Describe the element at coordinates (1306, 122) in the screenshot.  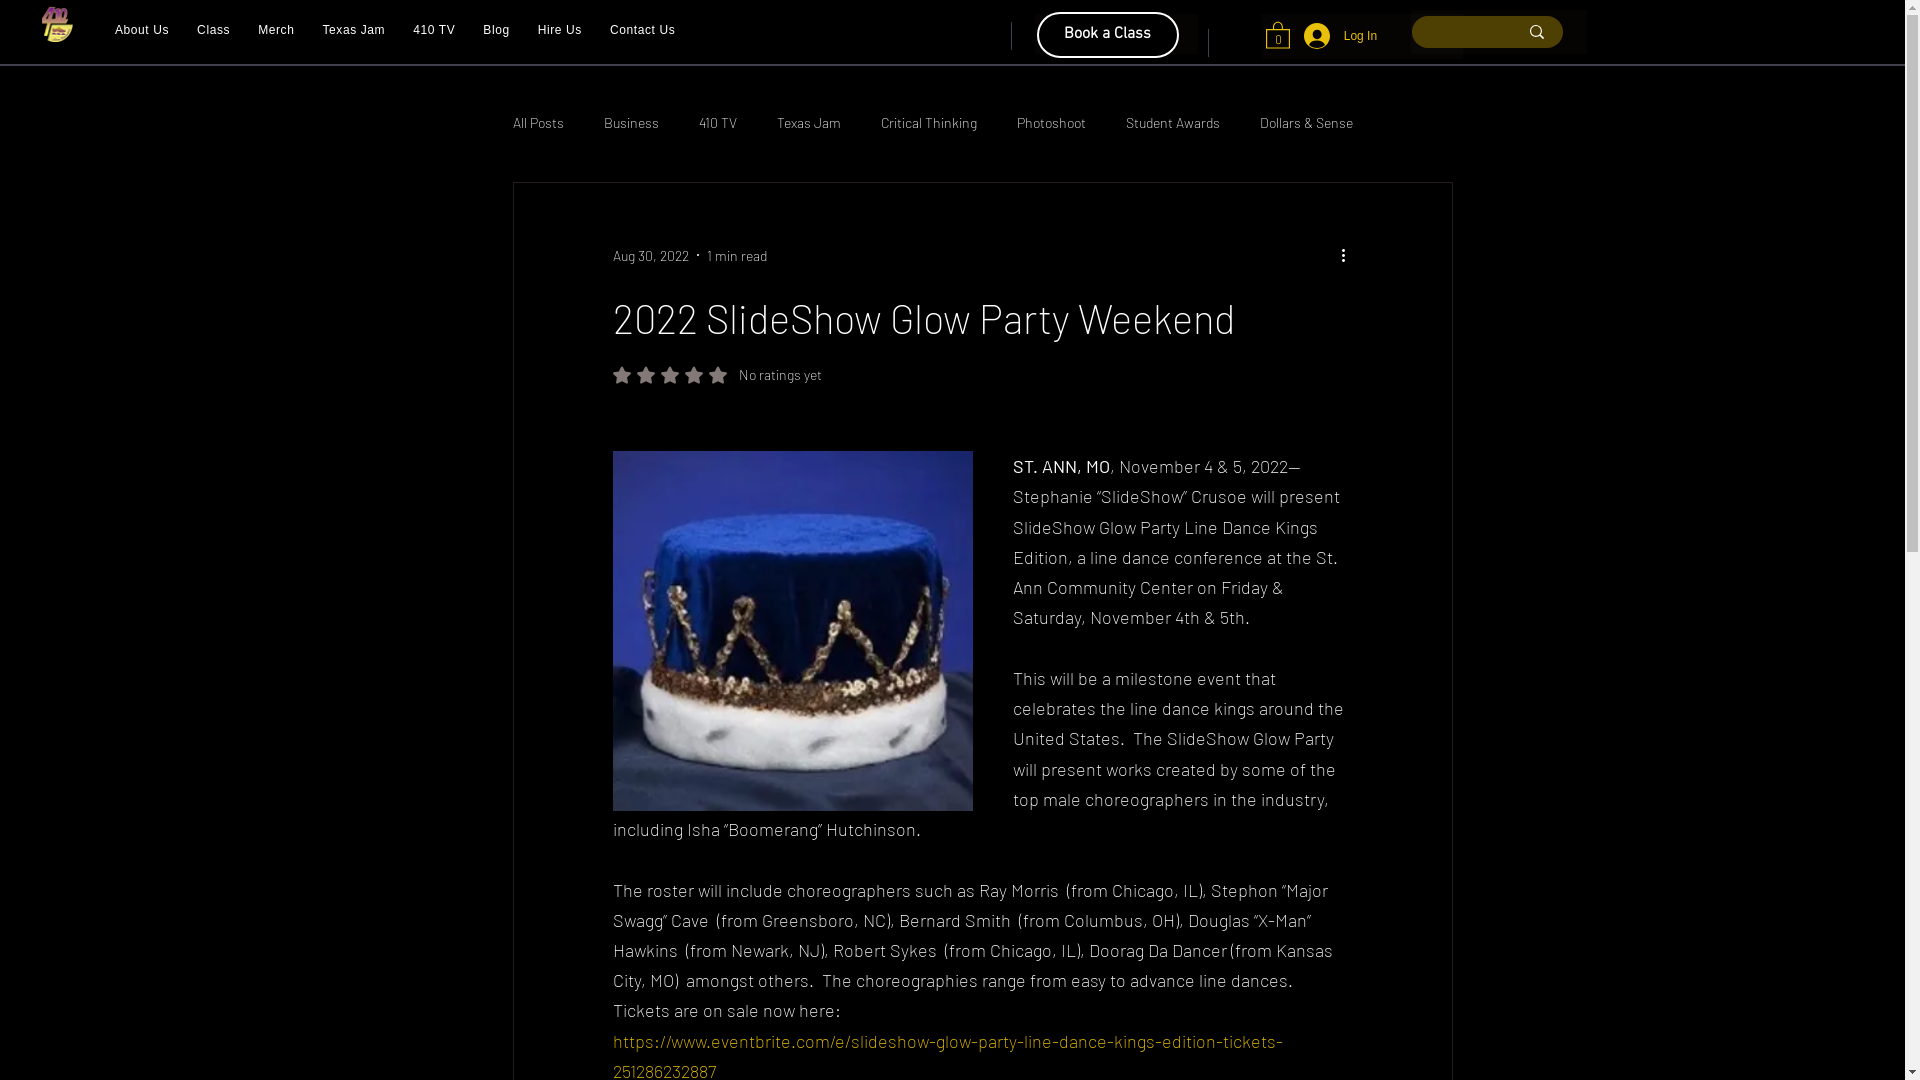
I see `'Dollars & Sense'` at that location.